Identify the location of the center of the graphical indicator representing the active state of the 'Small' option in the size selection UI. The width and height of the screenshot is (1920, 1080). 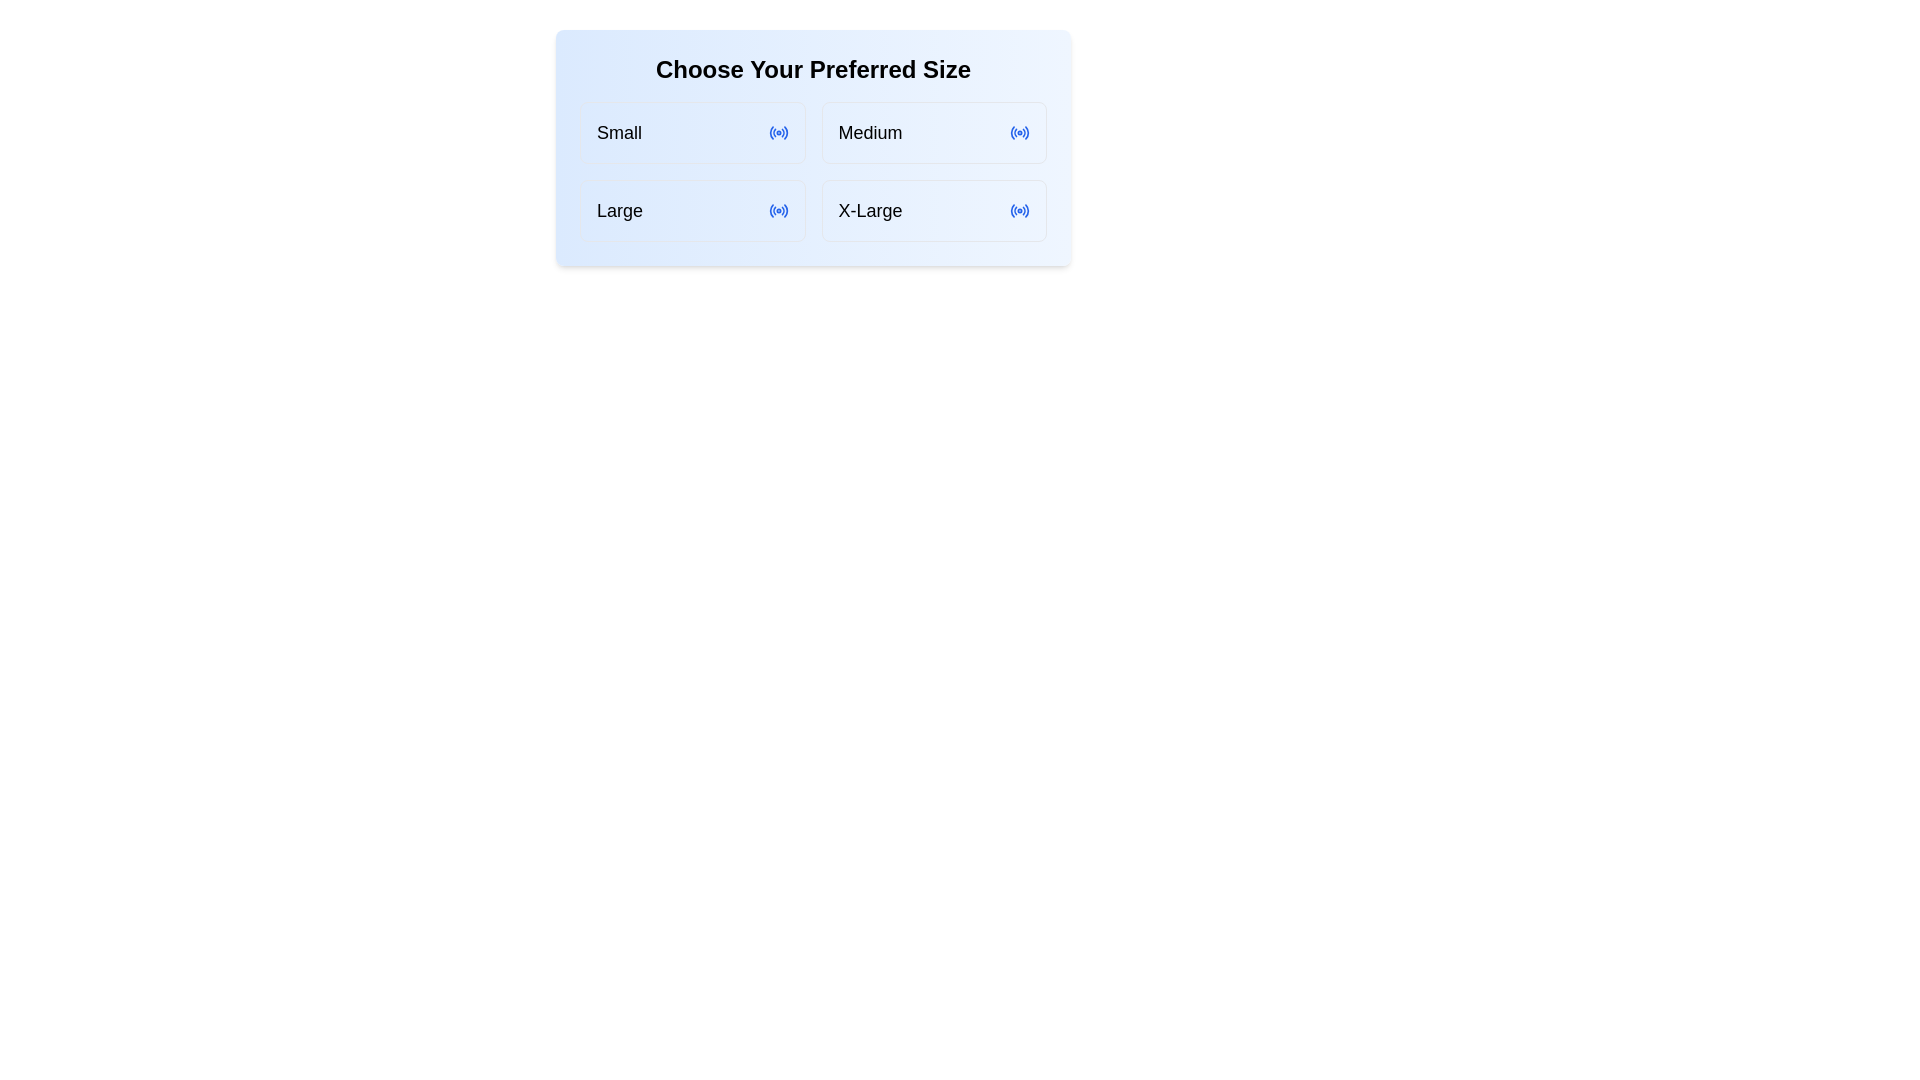
(777, 132).